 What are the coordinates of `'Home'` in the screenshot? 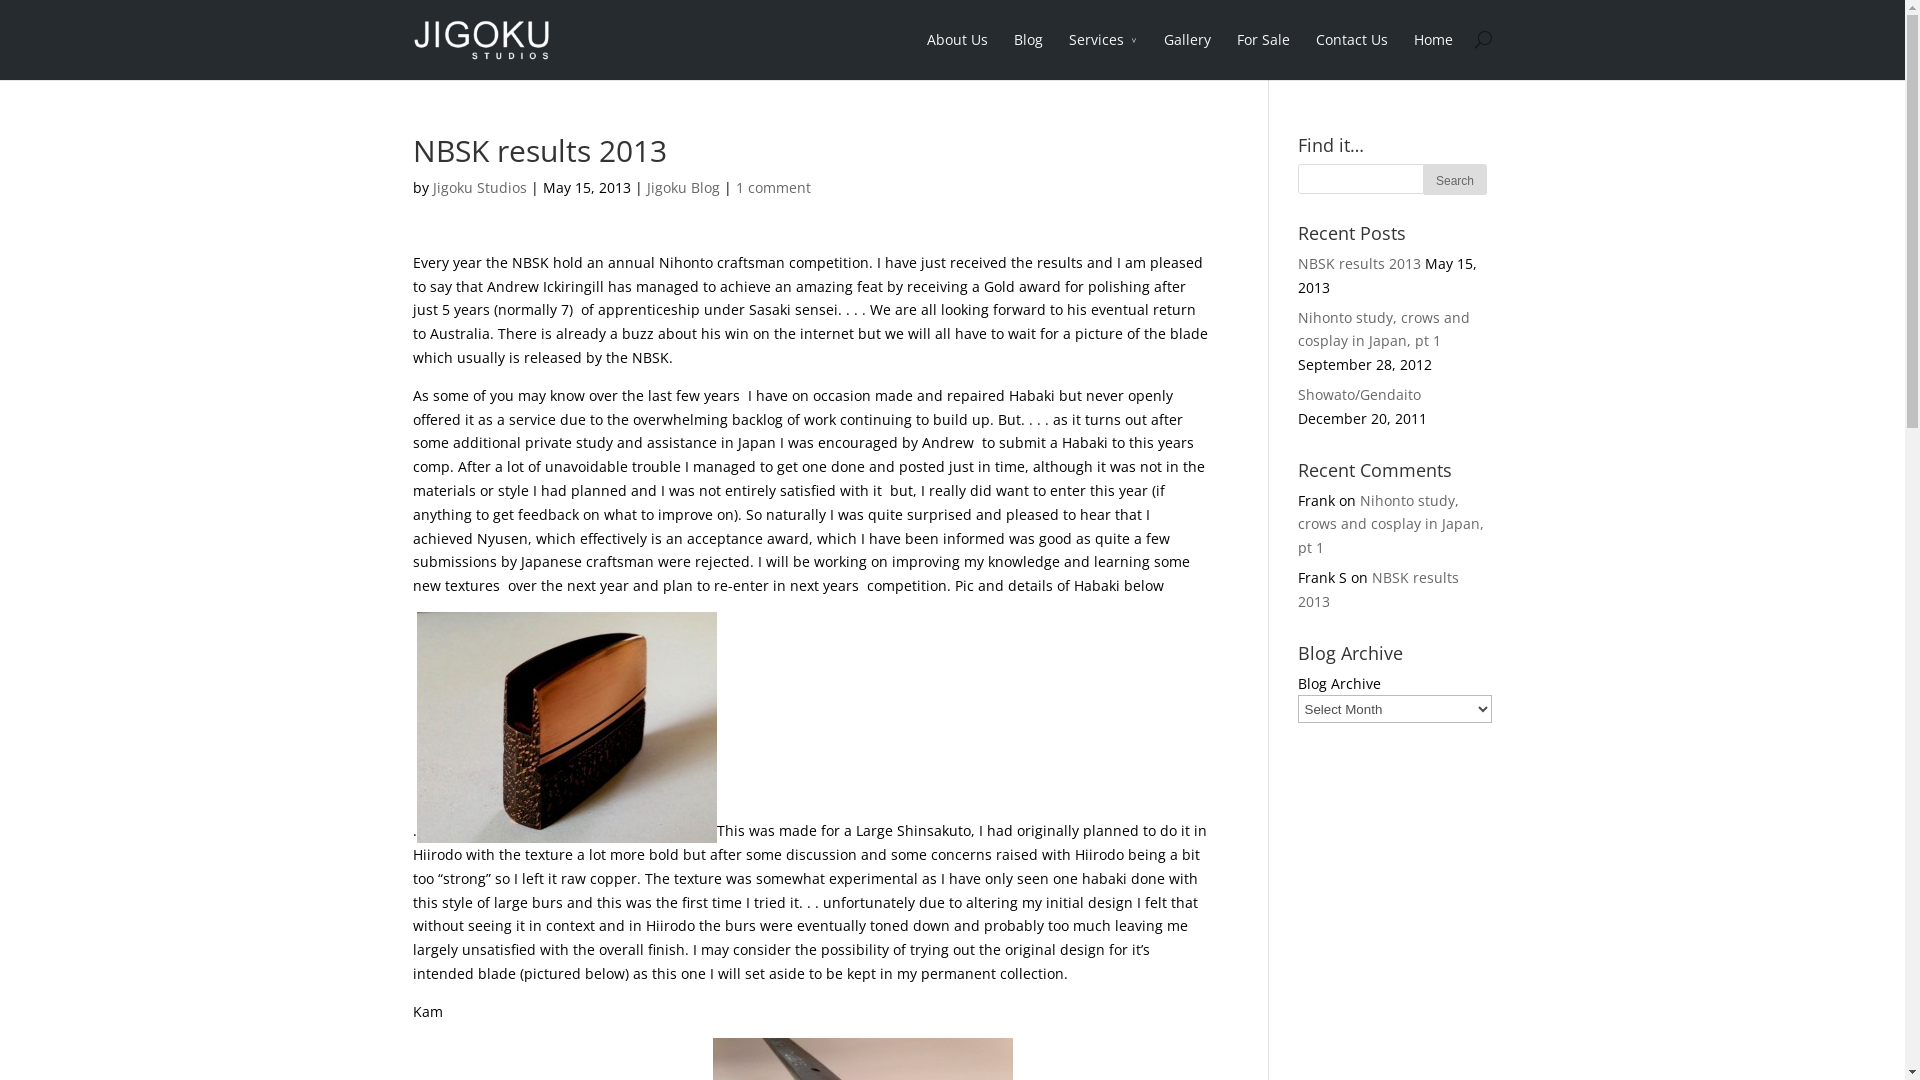 It's located at (1413, 53).